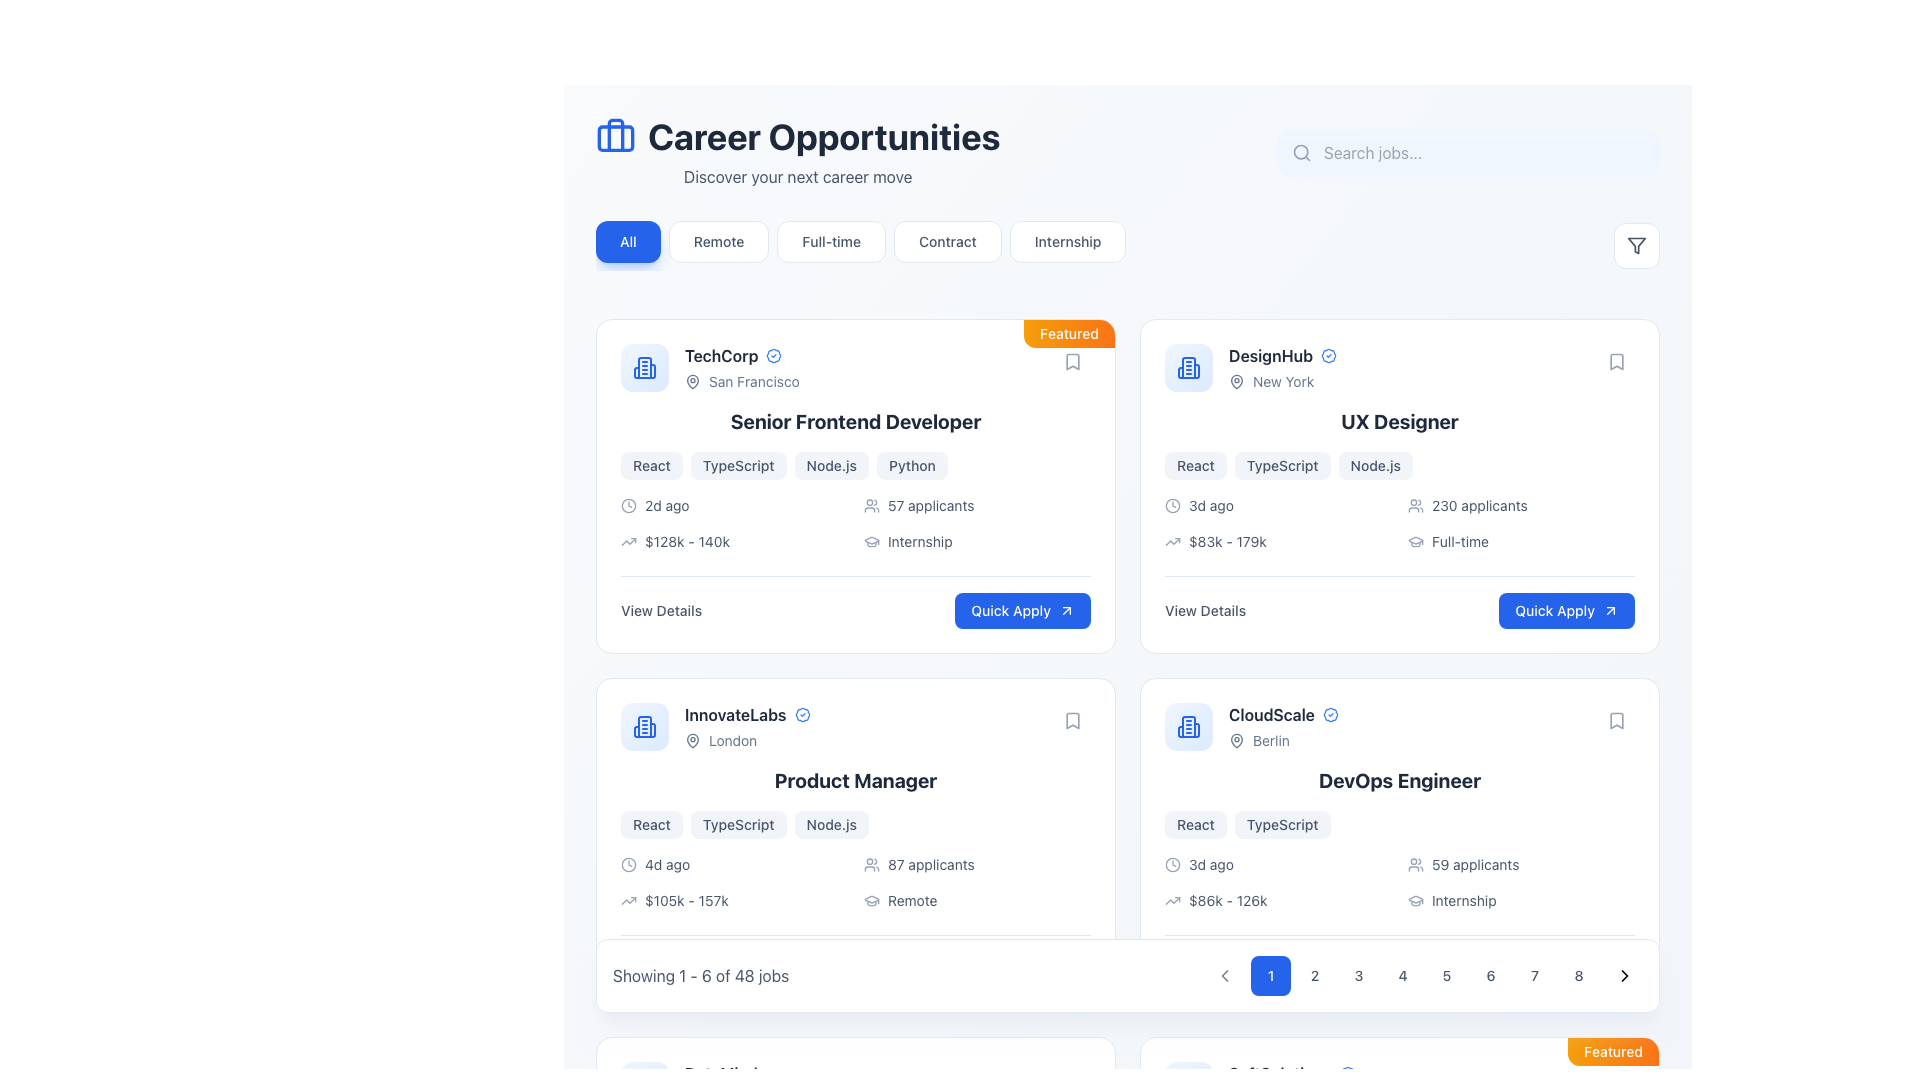 Image resolution: width=1920 pixels, height=1080 pixels. What do you see at coordinates (1172, 863) in the screenshot?
I see `the icon indicating the recency of the job posting for the 'DevOps Engineer' position at 'CloudScale', which shows that the post was made 3 days ago` at bounding box center [1172, 863].